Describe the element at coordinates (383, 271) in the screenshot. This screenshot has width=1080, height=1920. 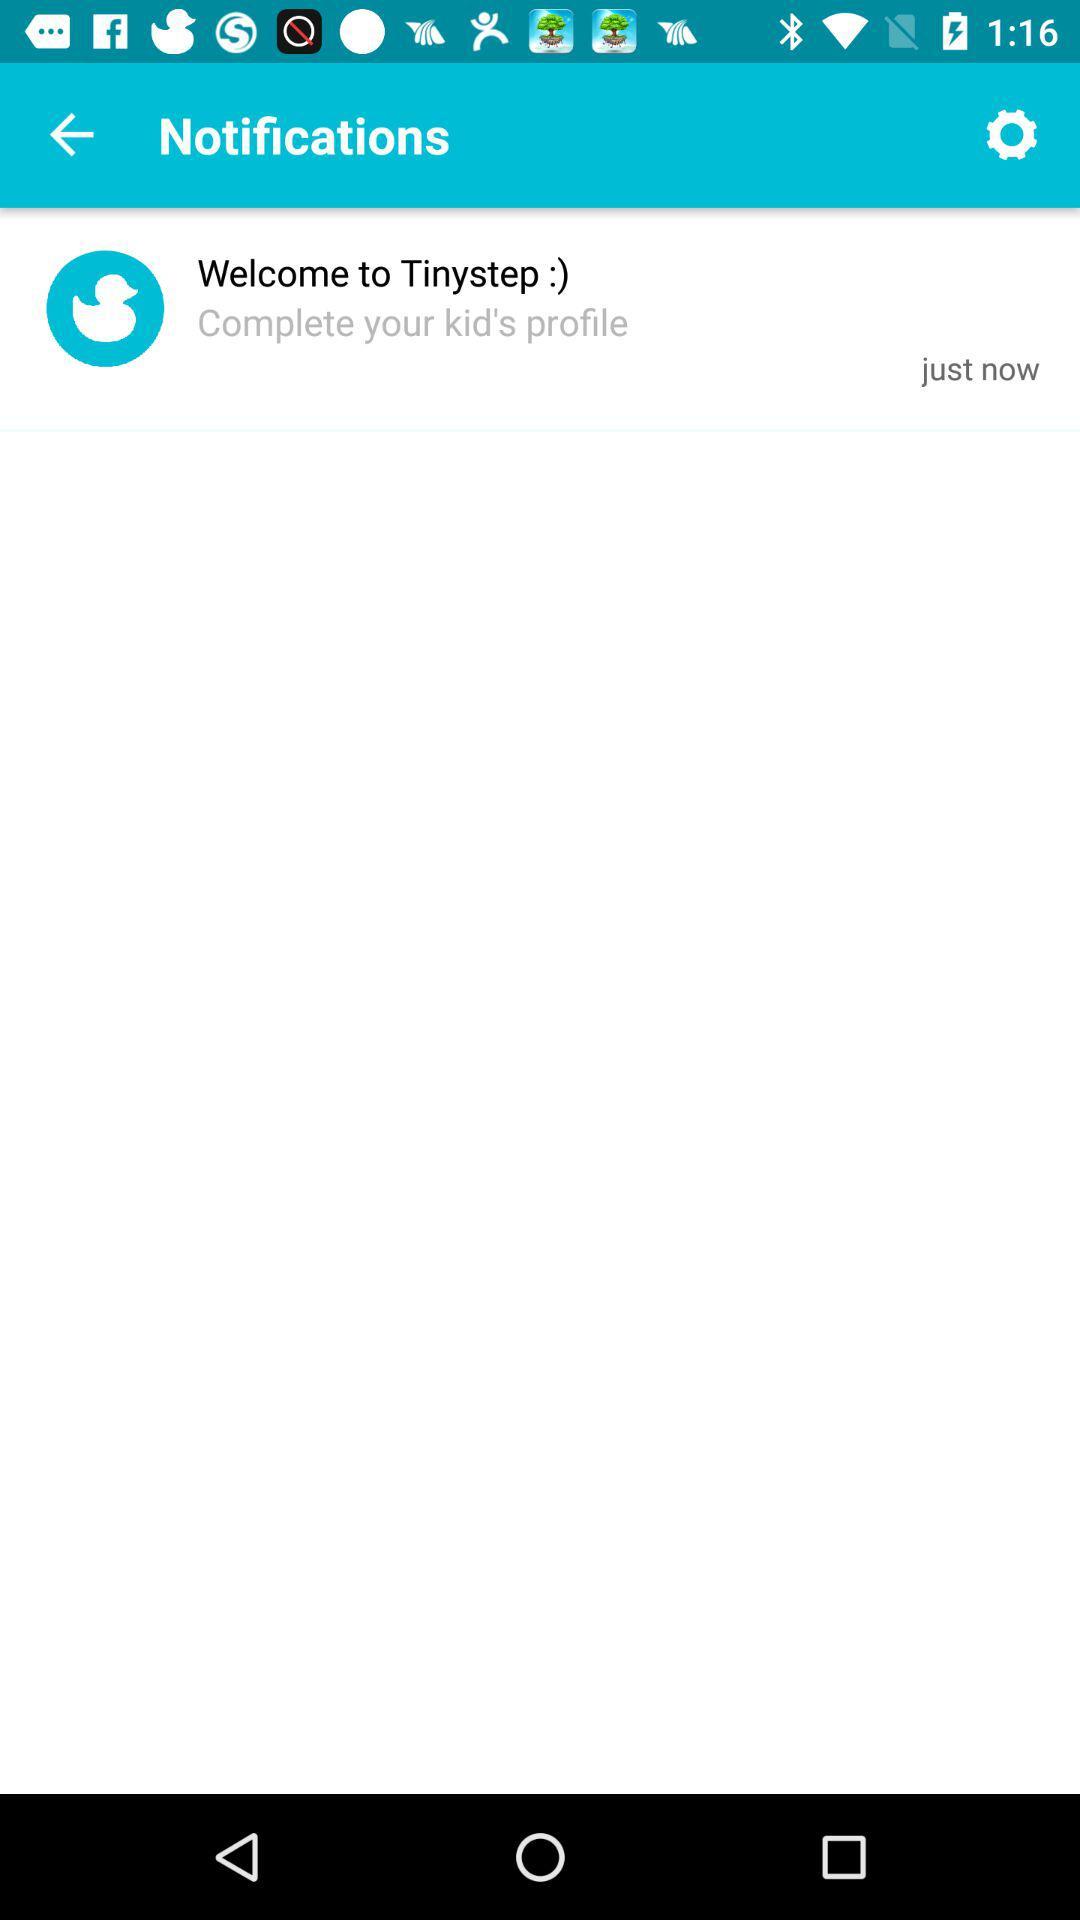
I see `icon below notifications item` at that location.